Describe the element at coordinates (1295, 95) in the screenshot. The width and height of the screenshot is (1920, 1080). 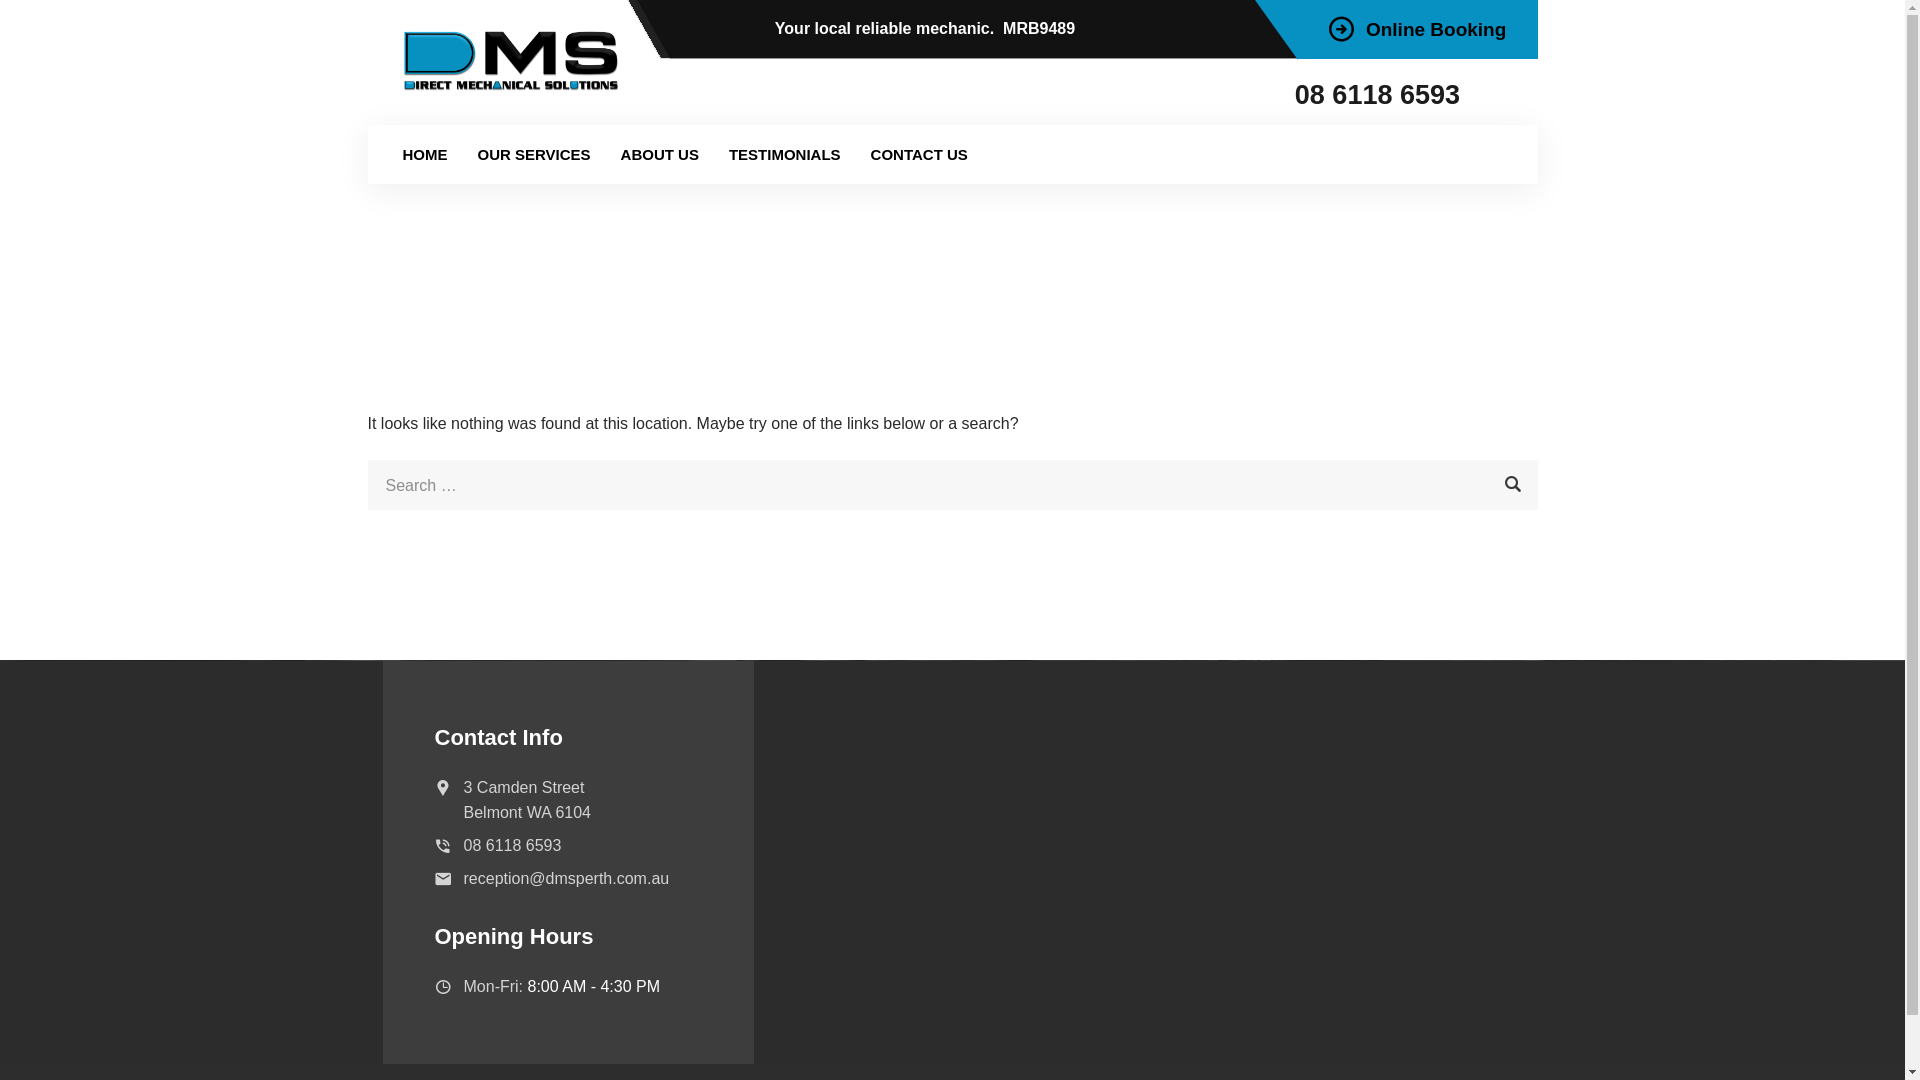
I see `'08 6118 6593 '` at that location.